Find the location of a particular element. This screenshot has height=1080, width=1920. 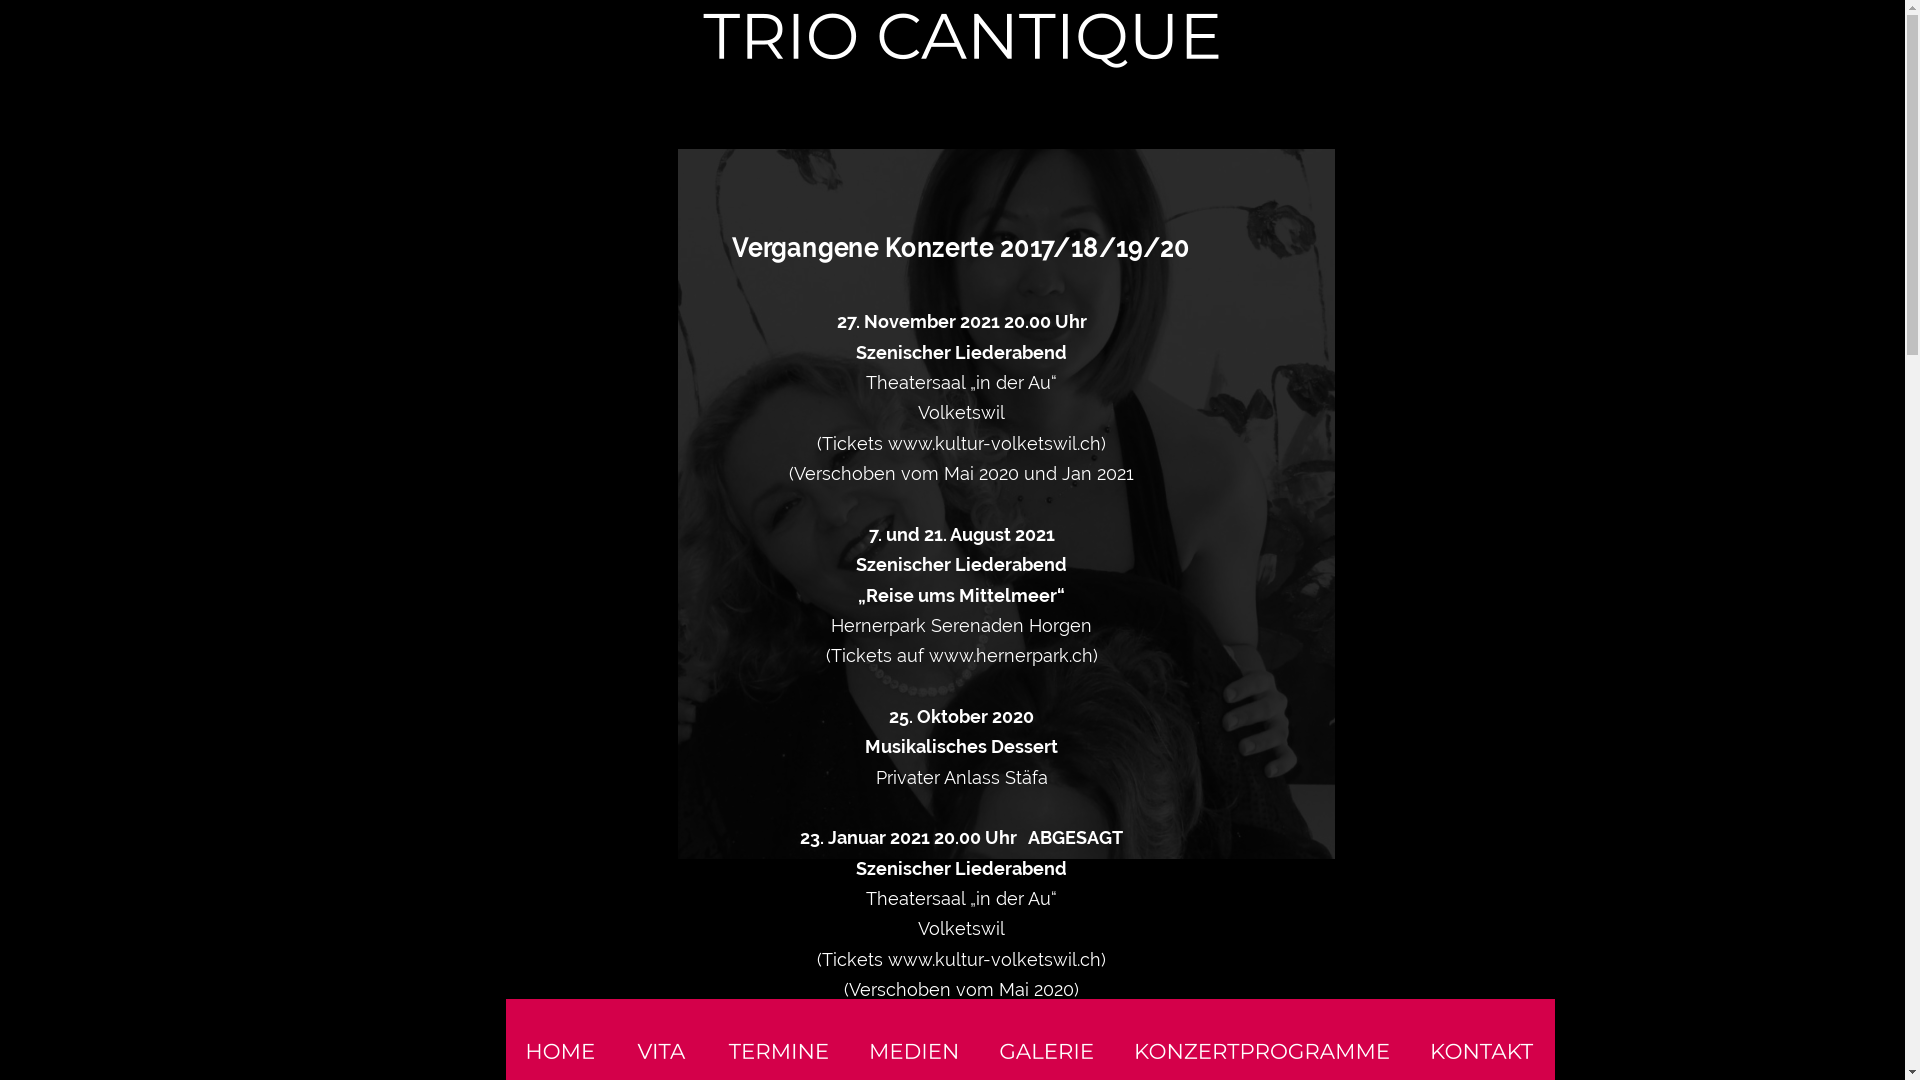

'www.hernerpark.ch)' is located at coordinates (1013, 655).